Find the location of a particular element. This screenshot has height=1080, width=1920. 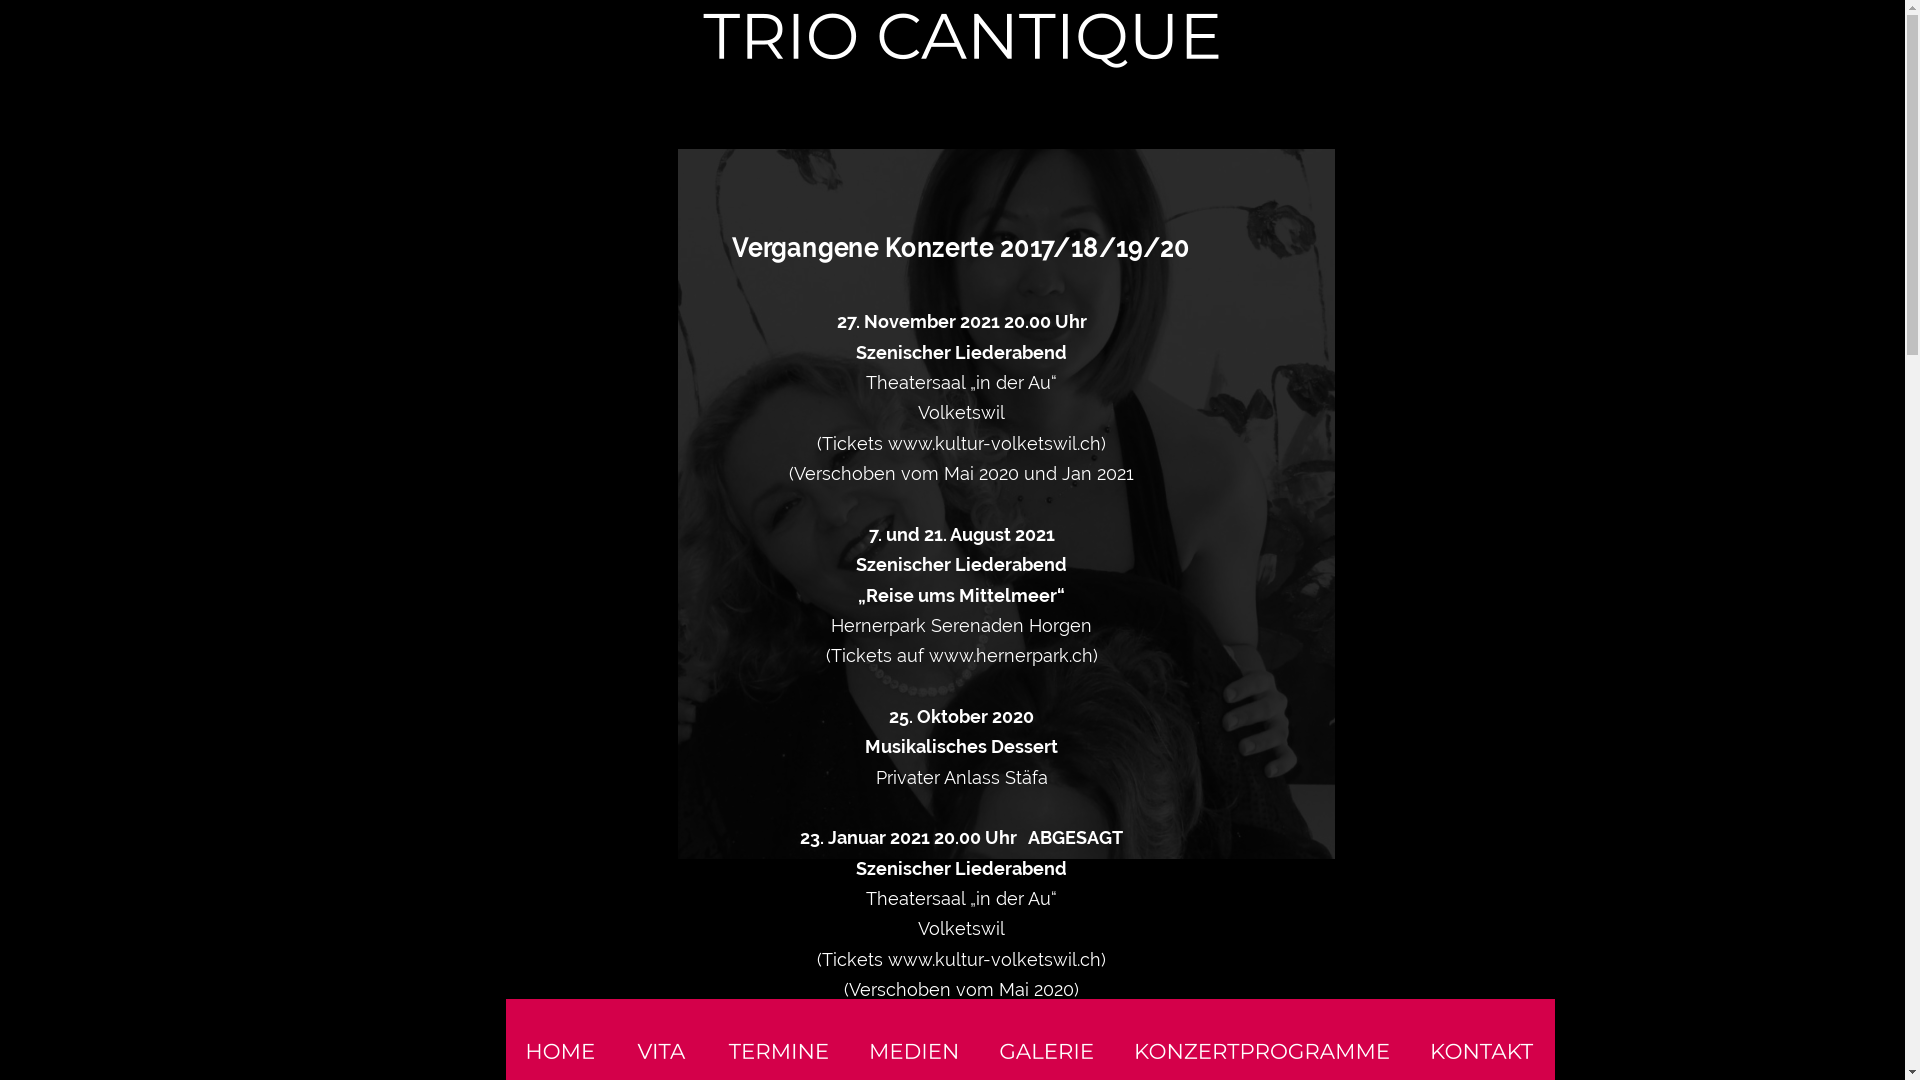

'www.hernerpark.ch)' is located at coordinates (1013, 655).